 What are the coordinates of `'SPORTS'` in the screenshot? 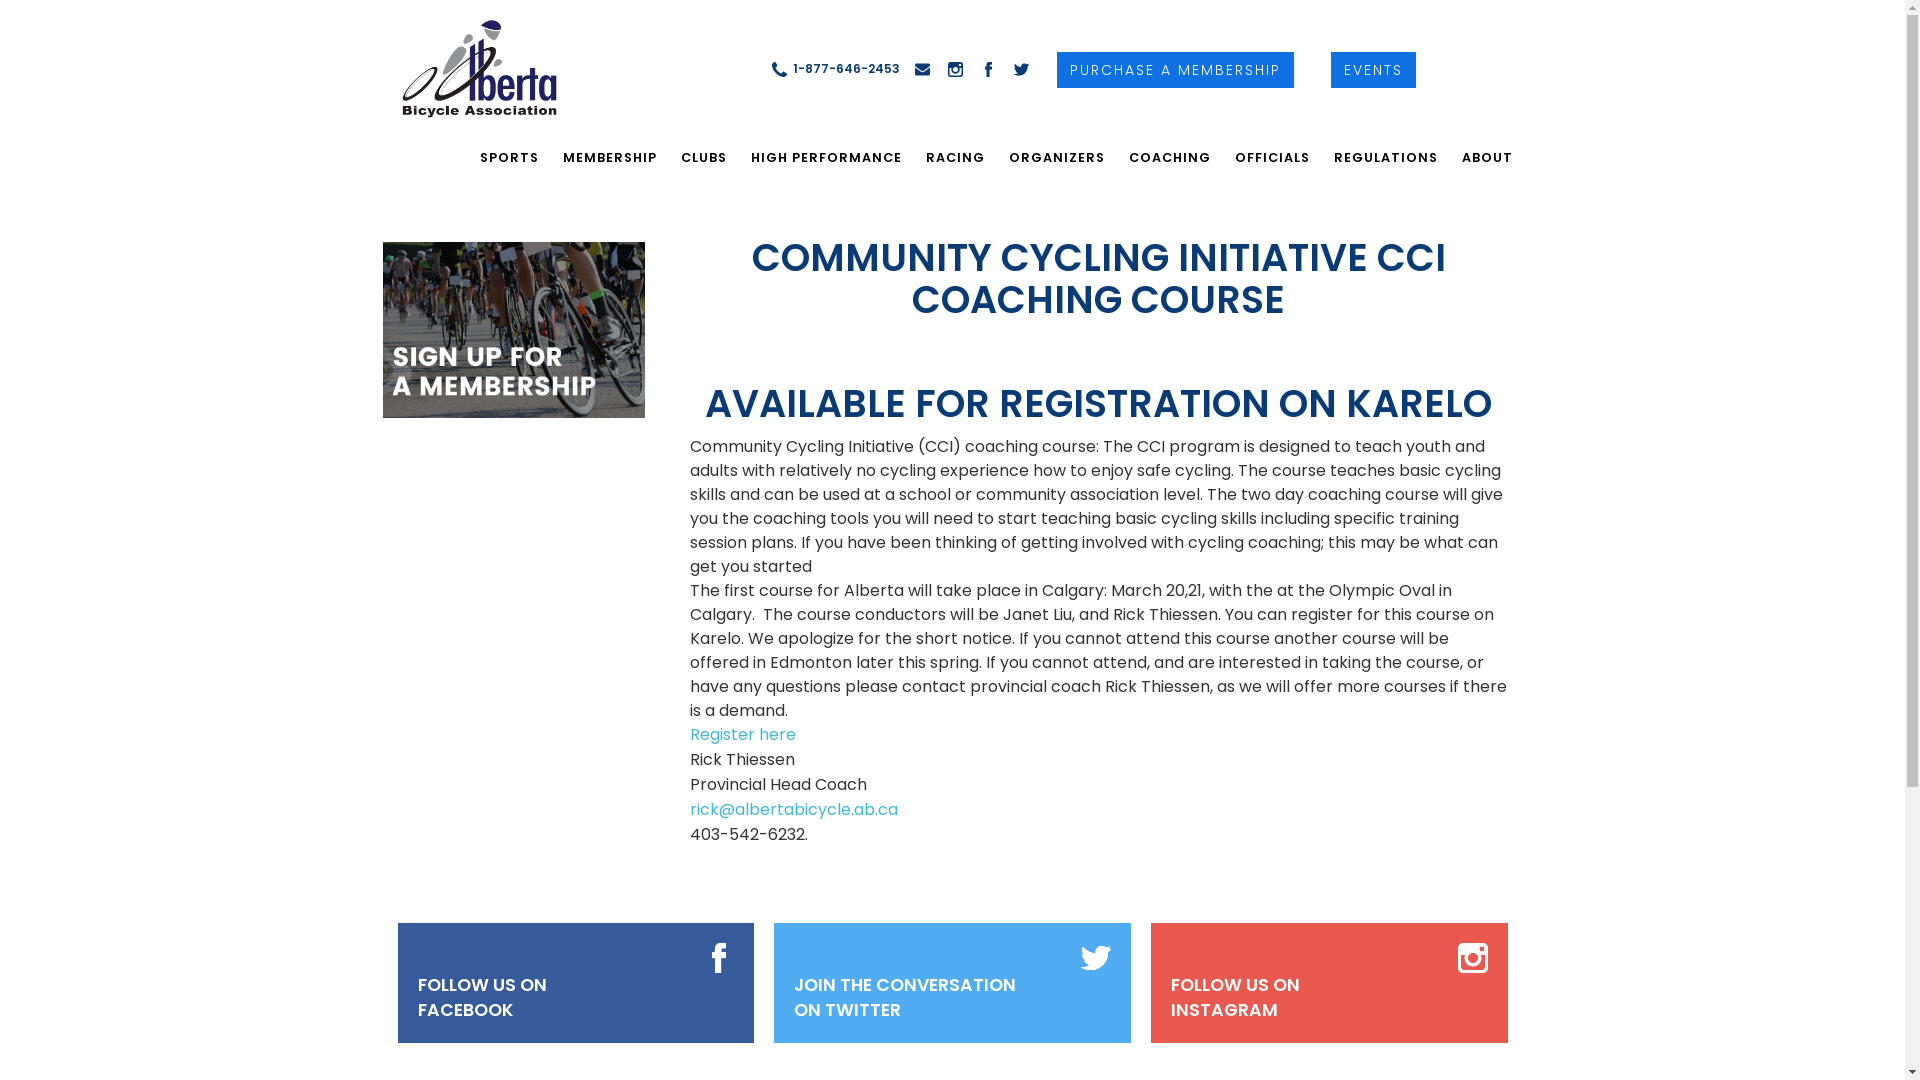 It's located at (509, 157).